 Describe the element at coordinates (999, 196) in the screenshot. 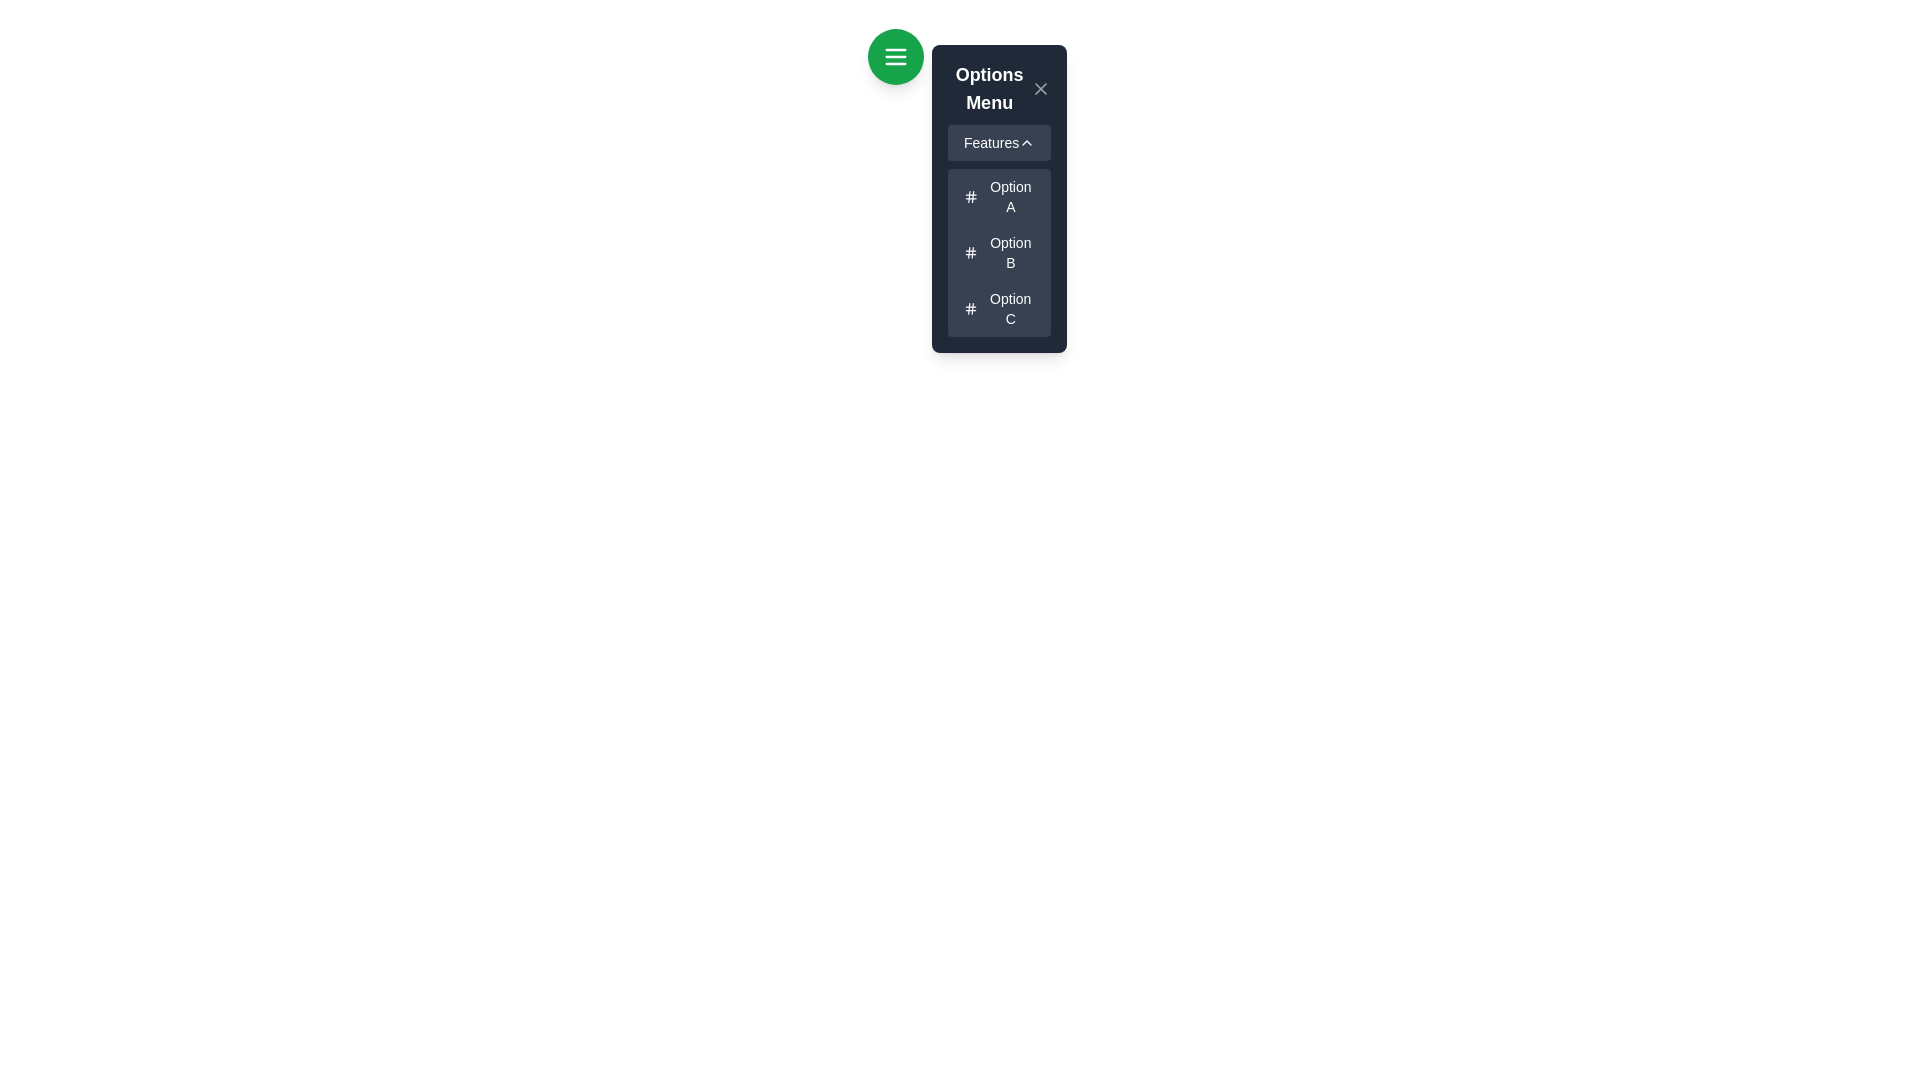

I see `the first hyperlink in the vertical list under the 'Options Menu', located directly below the 'Features' dropdown` at that location.